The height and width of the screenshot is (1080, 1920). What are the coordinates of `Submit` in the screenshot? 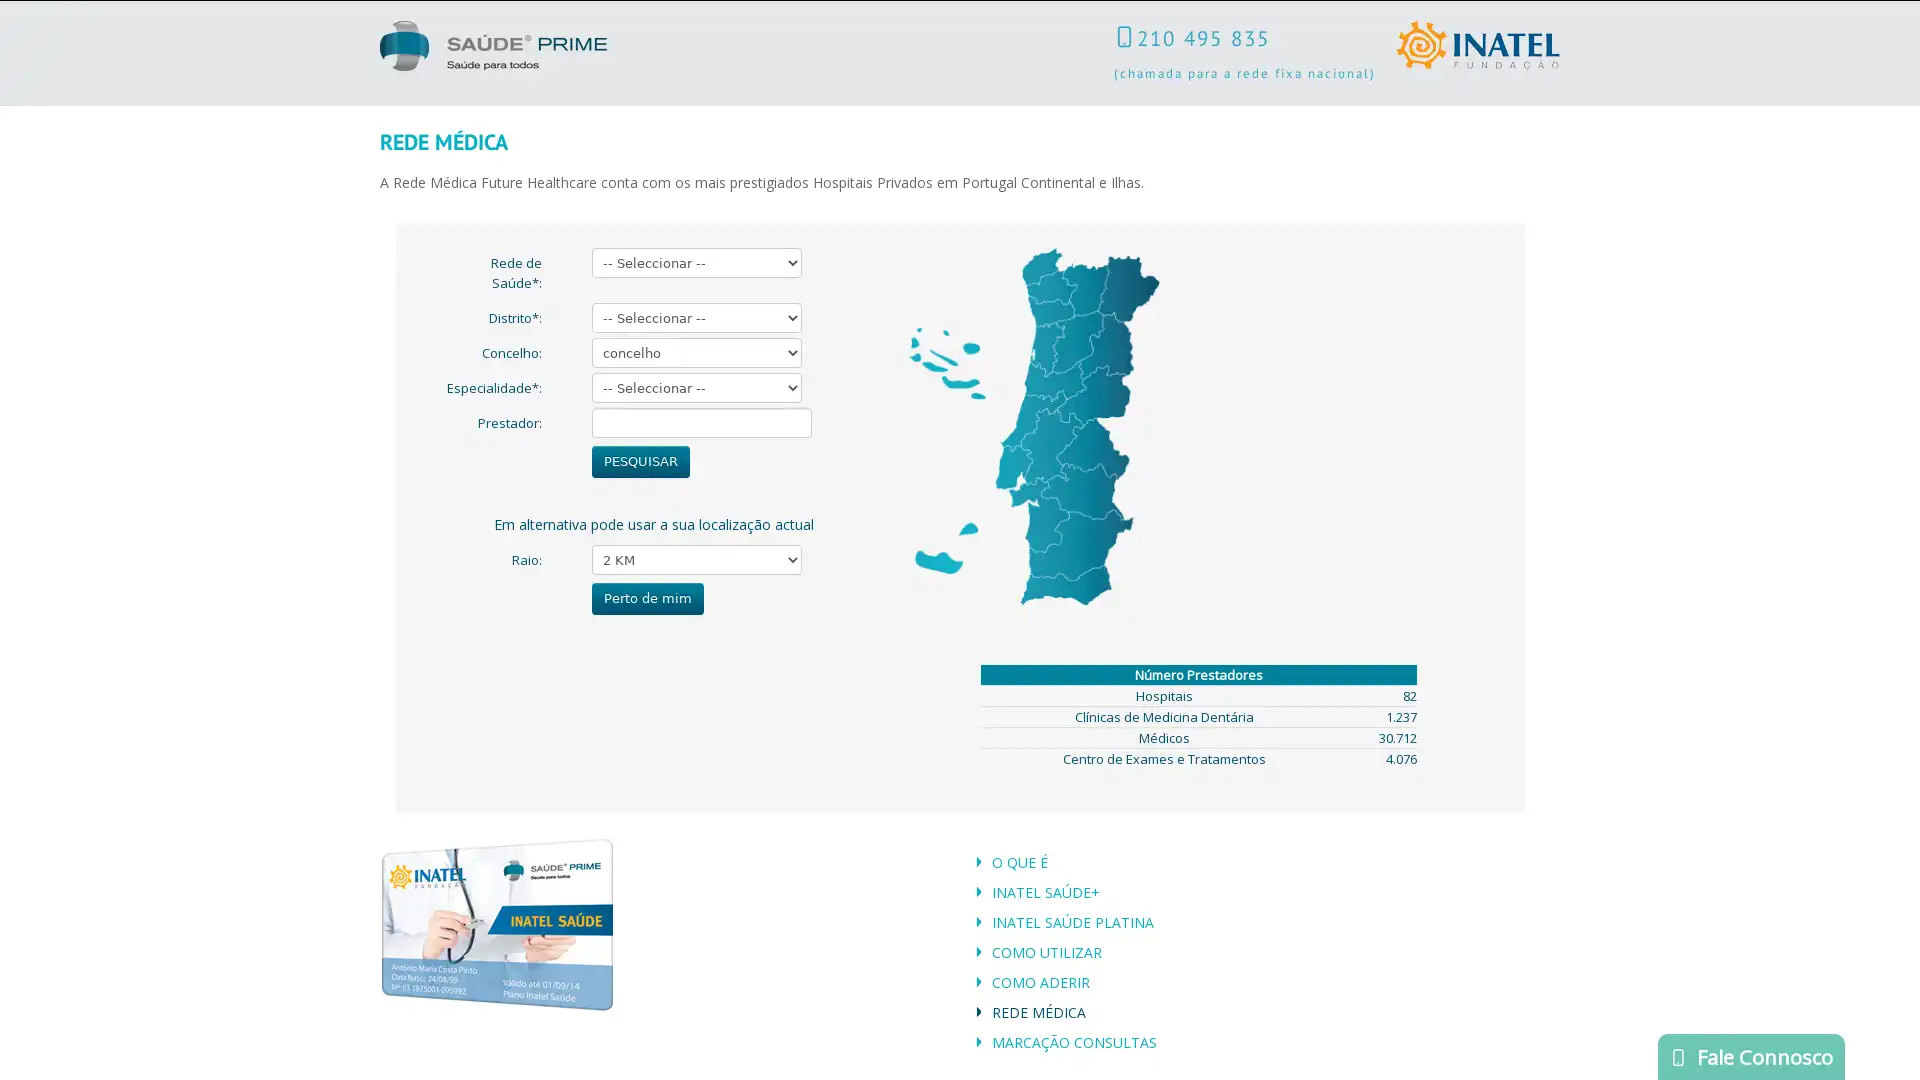 It's located at (444, 260).